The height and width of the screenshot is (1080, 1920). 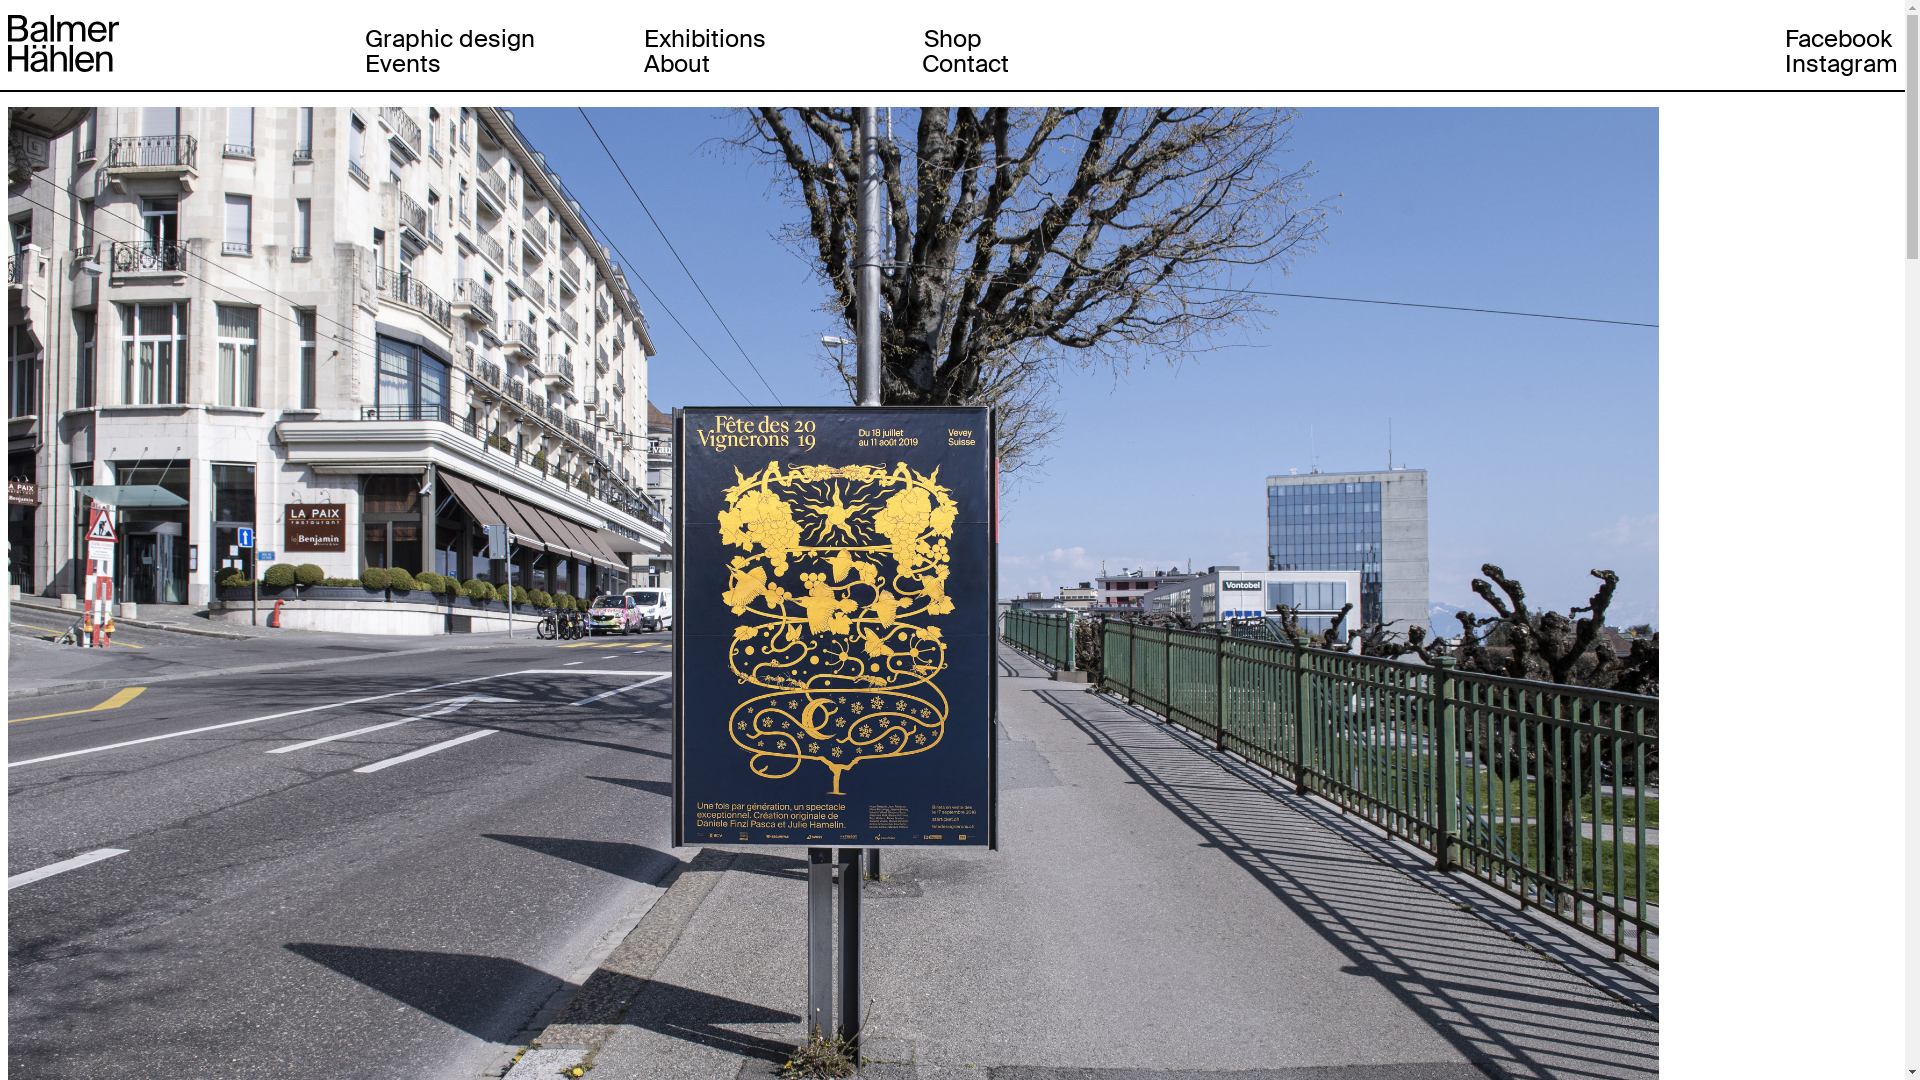 I want to click on 'Exhibitions', so click(x=705, y=38).